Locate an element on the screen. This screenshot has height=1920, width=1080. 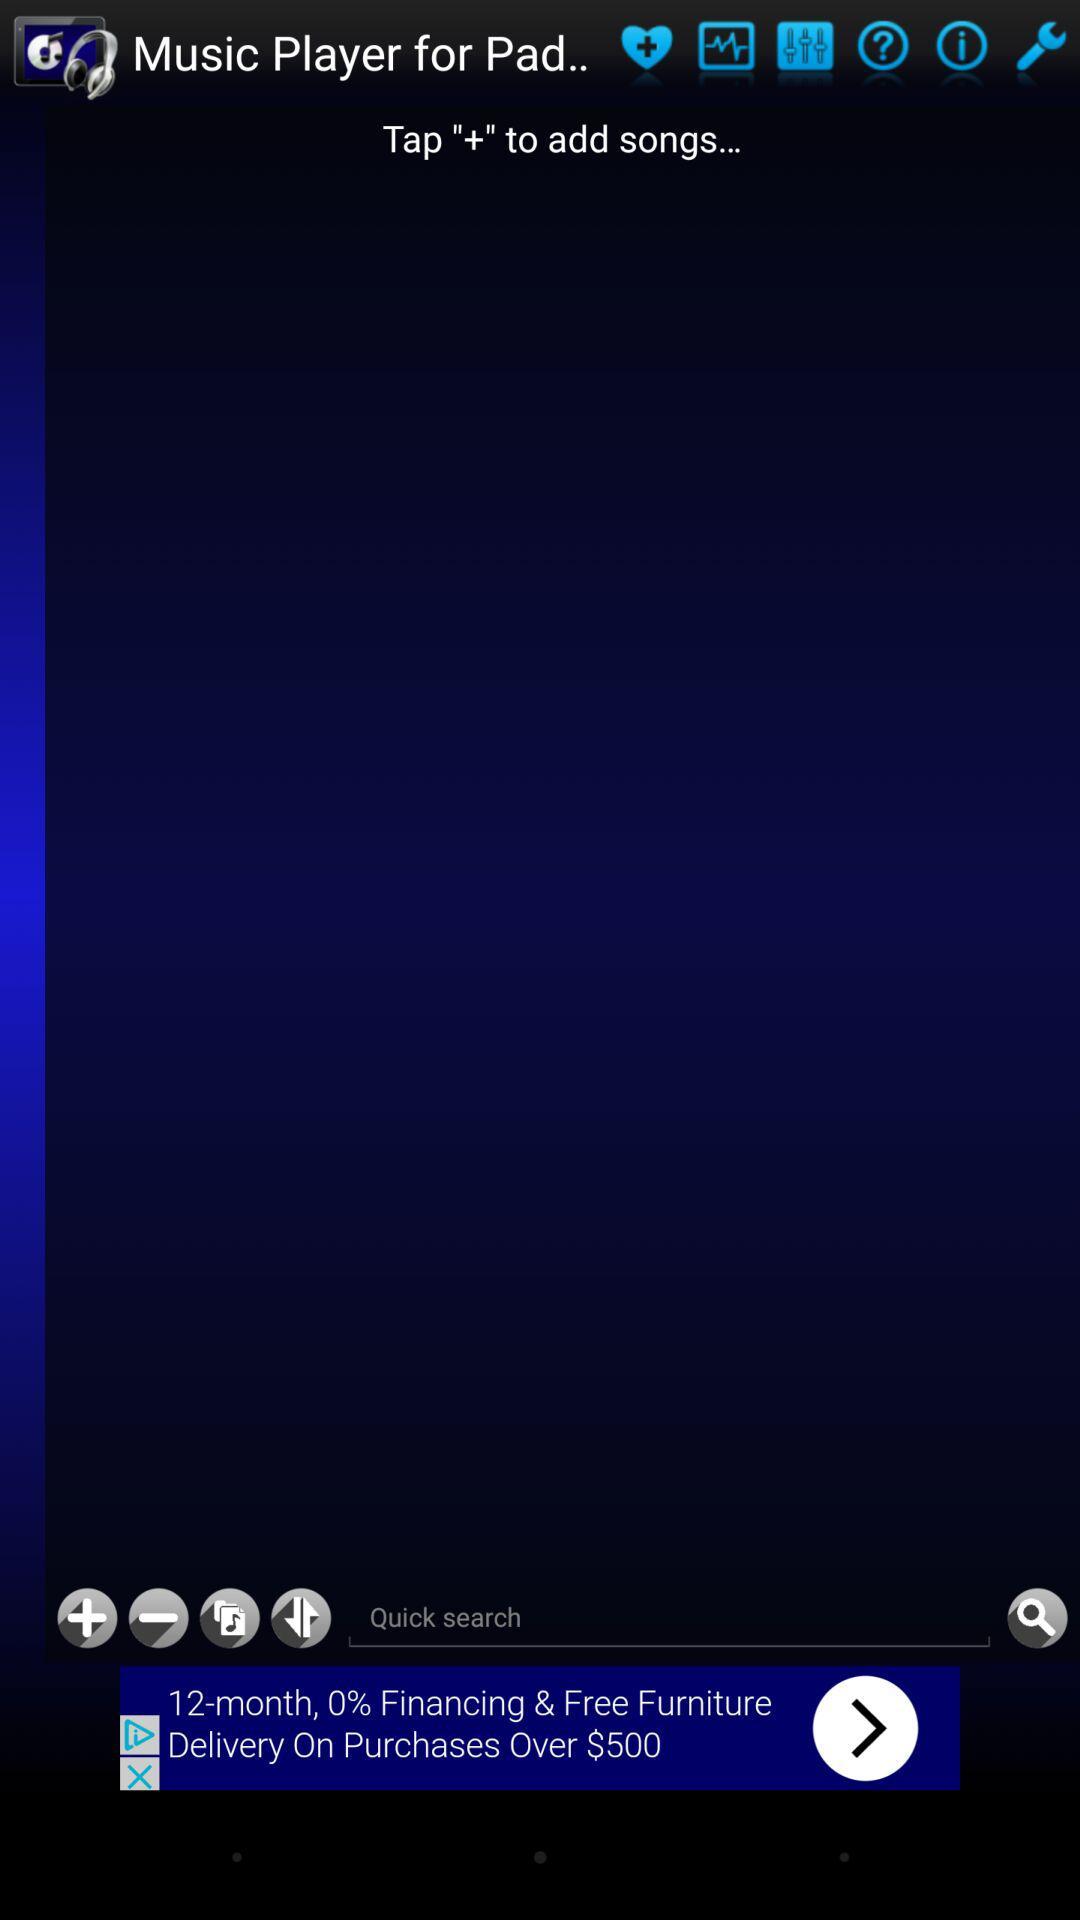
help button is located at coordinates (882, 52).